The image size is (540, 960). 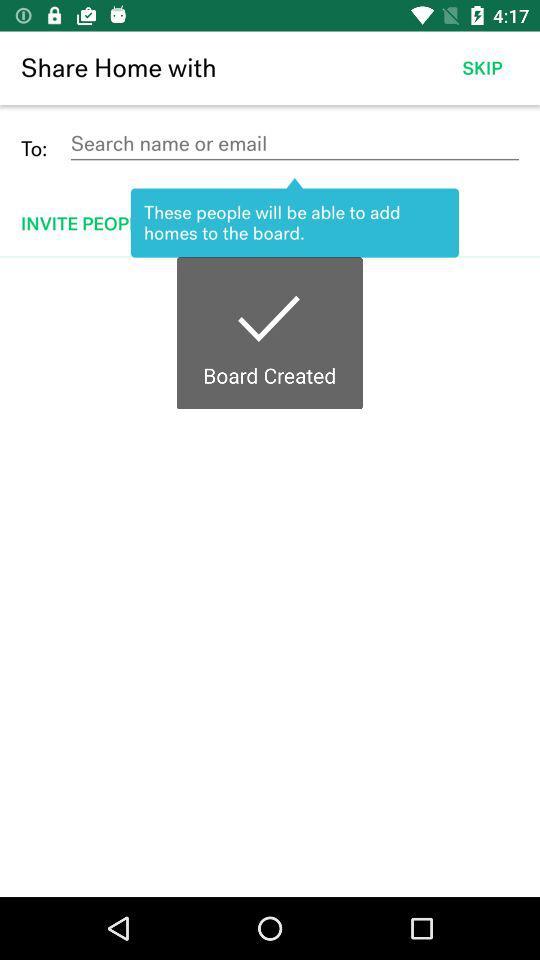 I want to click on name/email detail to share home, so click(x=293, y=143).